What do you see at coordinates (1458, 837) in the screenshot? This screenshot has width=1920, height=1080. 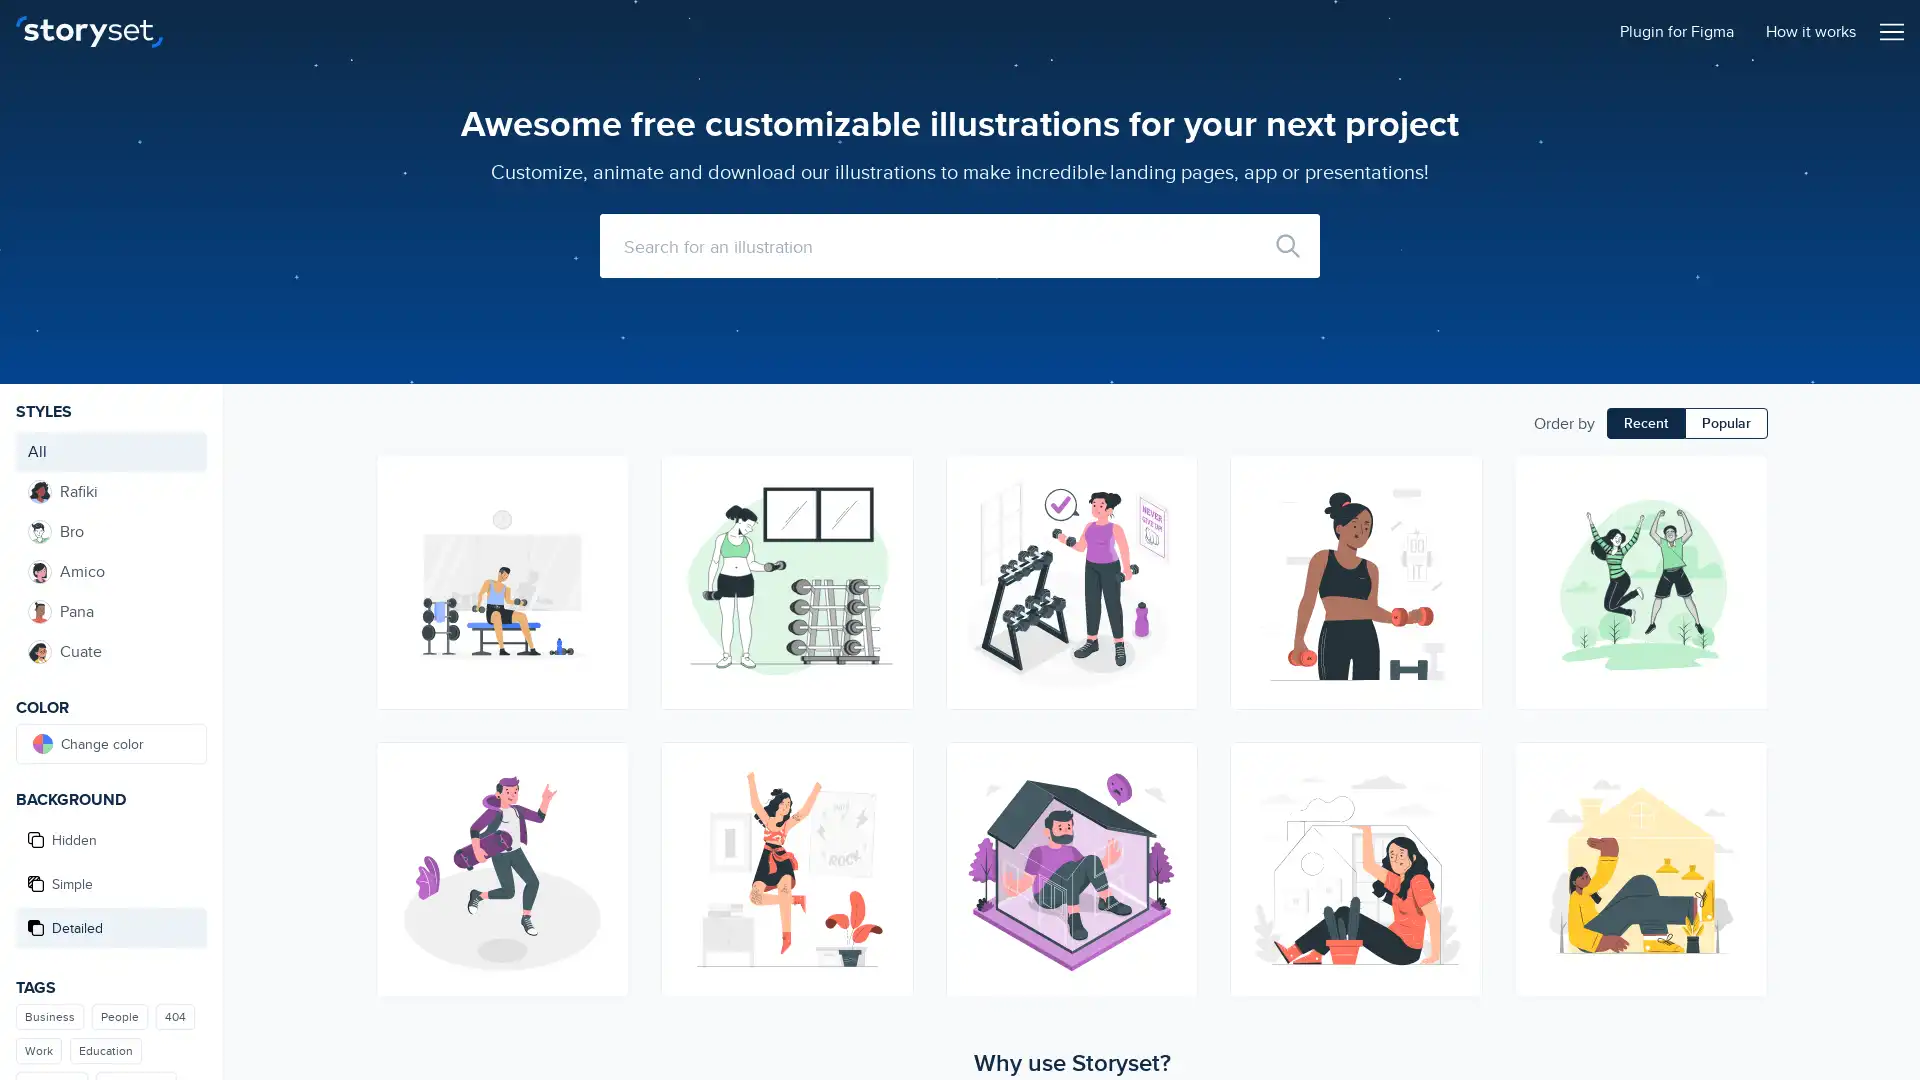 I see `Pinterest icon Save` at bounding box center [1458, 837].